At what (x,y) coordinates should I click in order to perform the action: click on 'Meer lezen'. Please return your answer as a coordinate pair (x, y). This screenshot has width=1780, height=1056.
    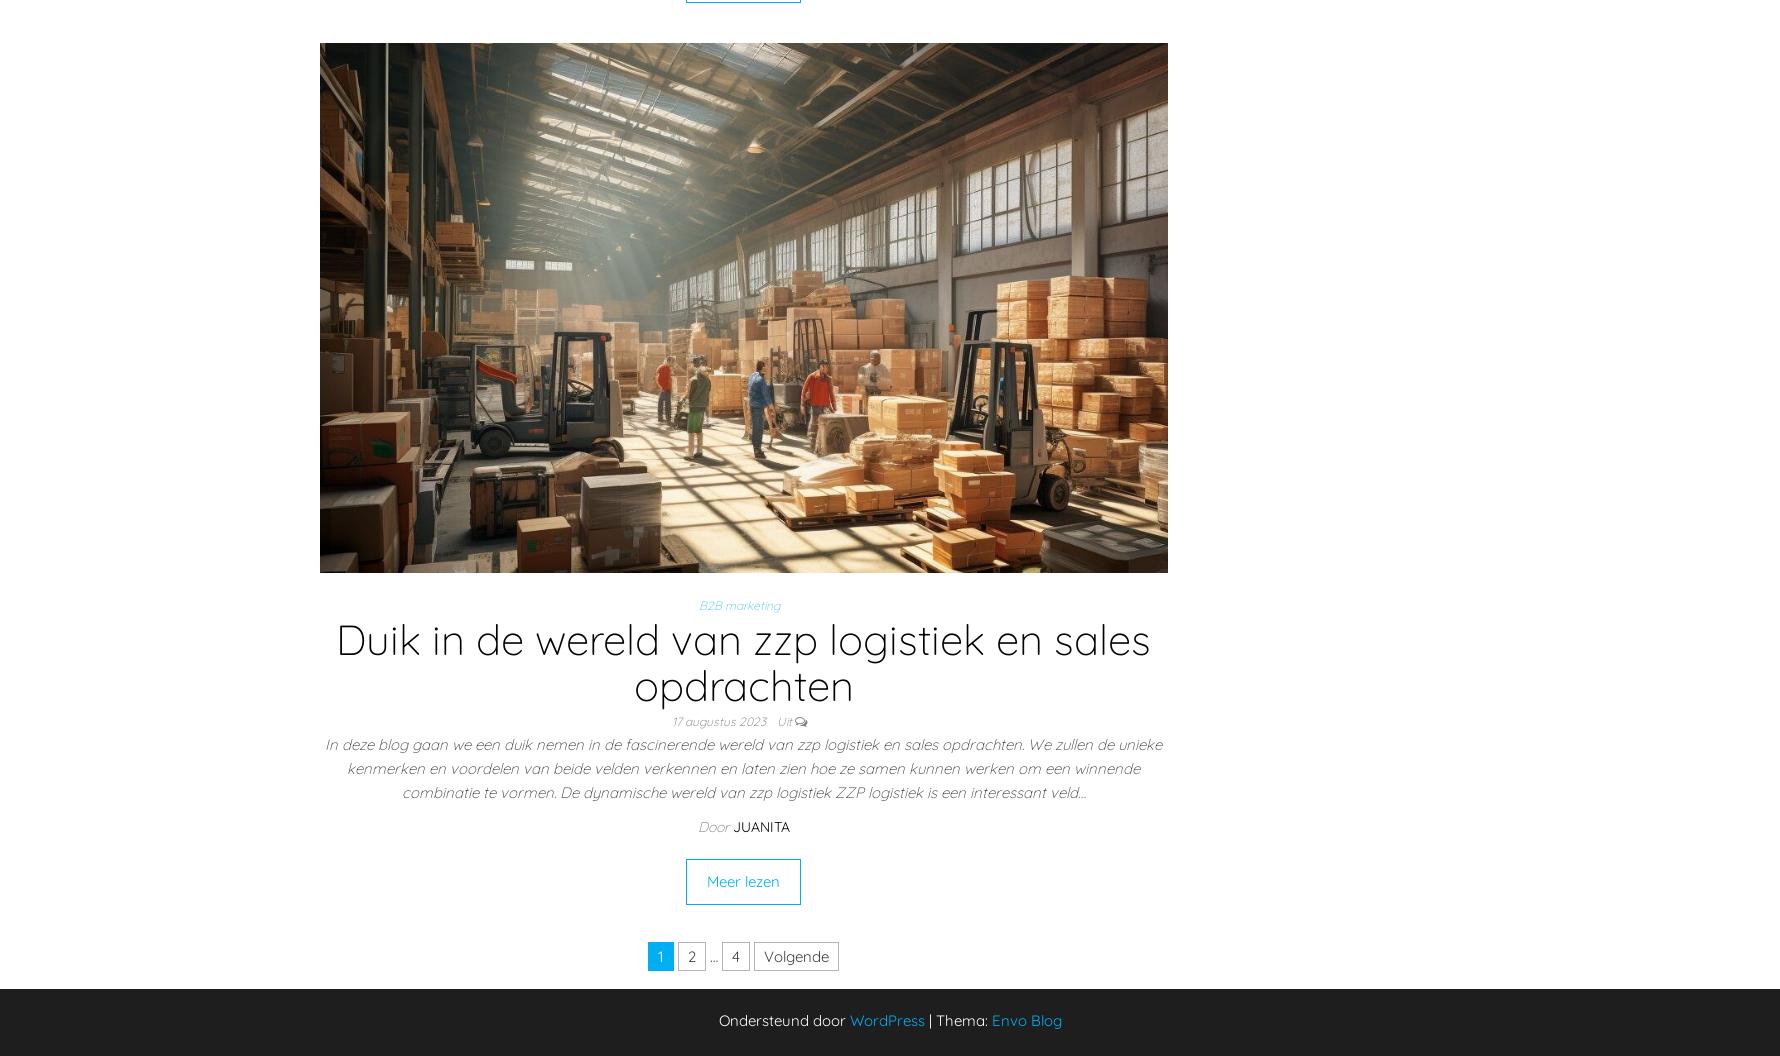
    Looking at the image, I should click on (743, 880).